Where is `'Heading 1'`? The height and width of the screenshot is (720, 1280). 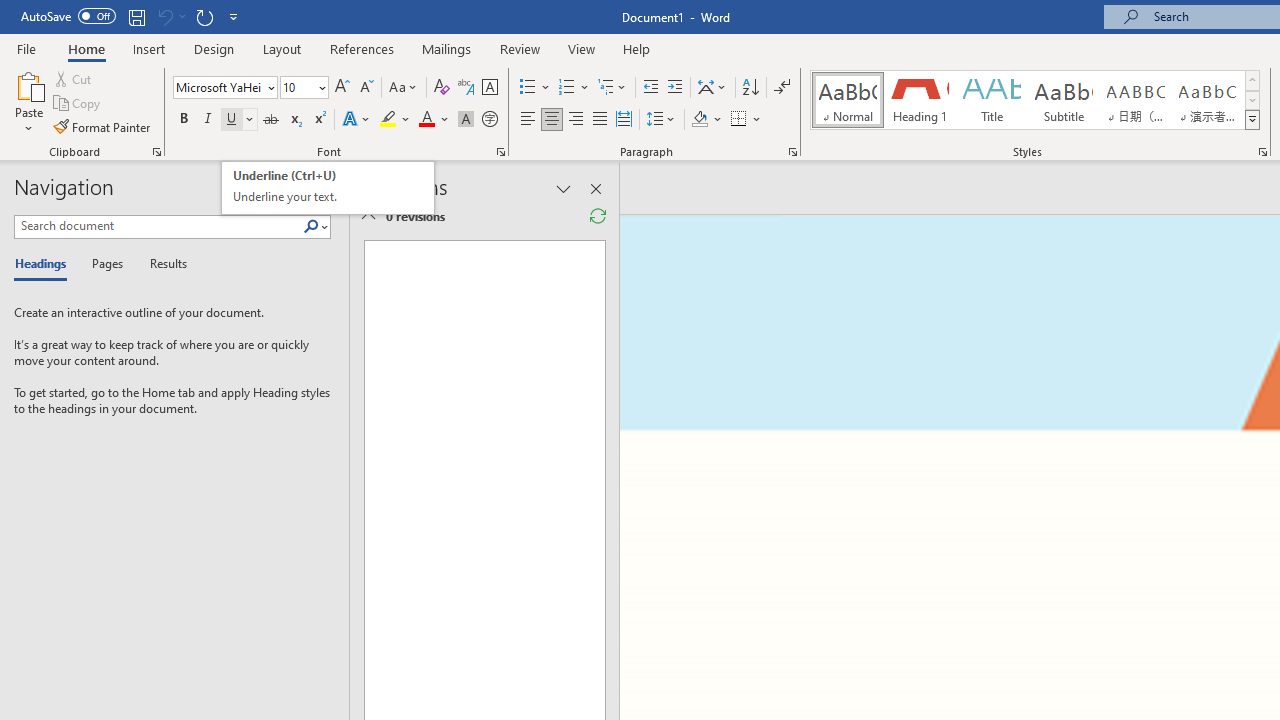 'Heading 1' is located at coordinates (919, 100).